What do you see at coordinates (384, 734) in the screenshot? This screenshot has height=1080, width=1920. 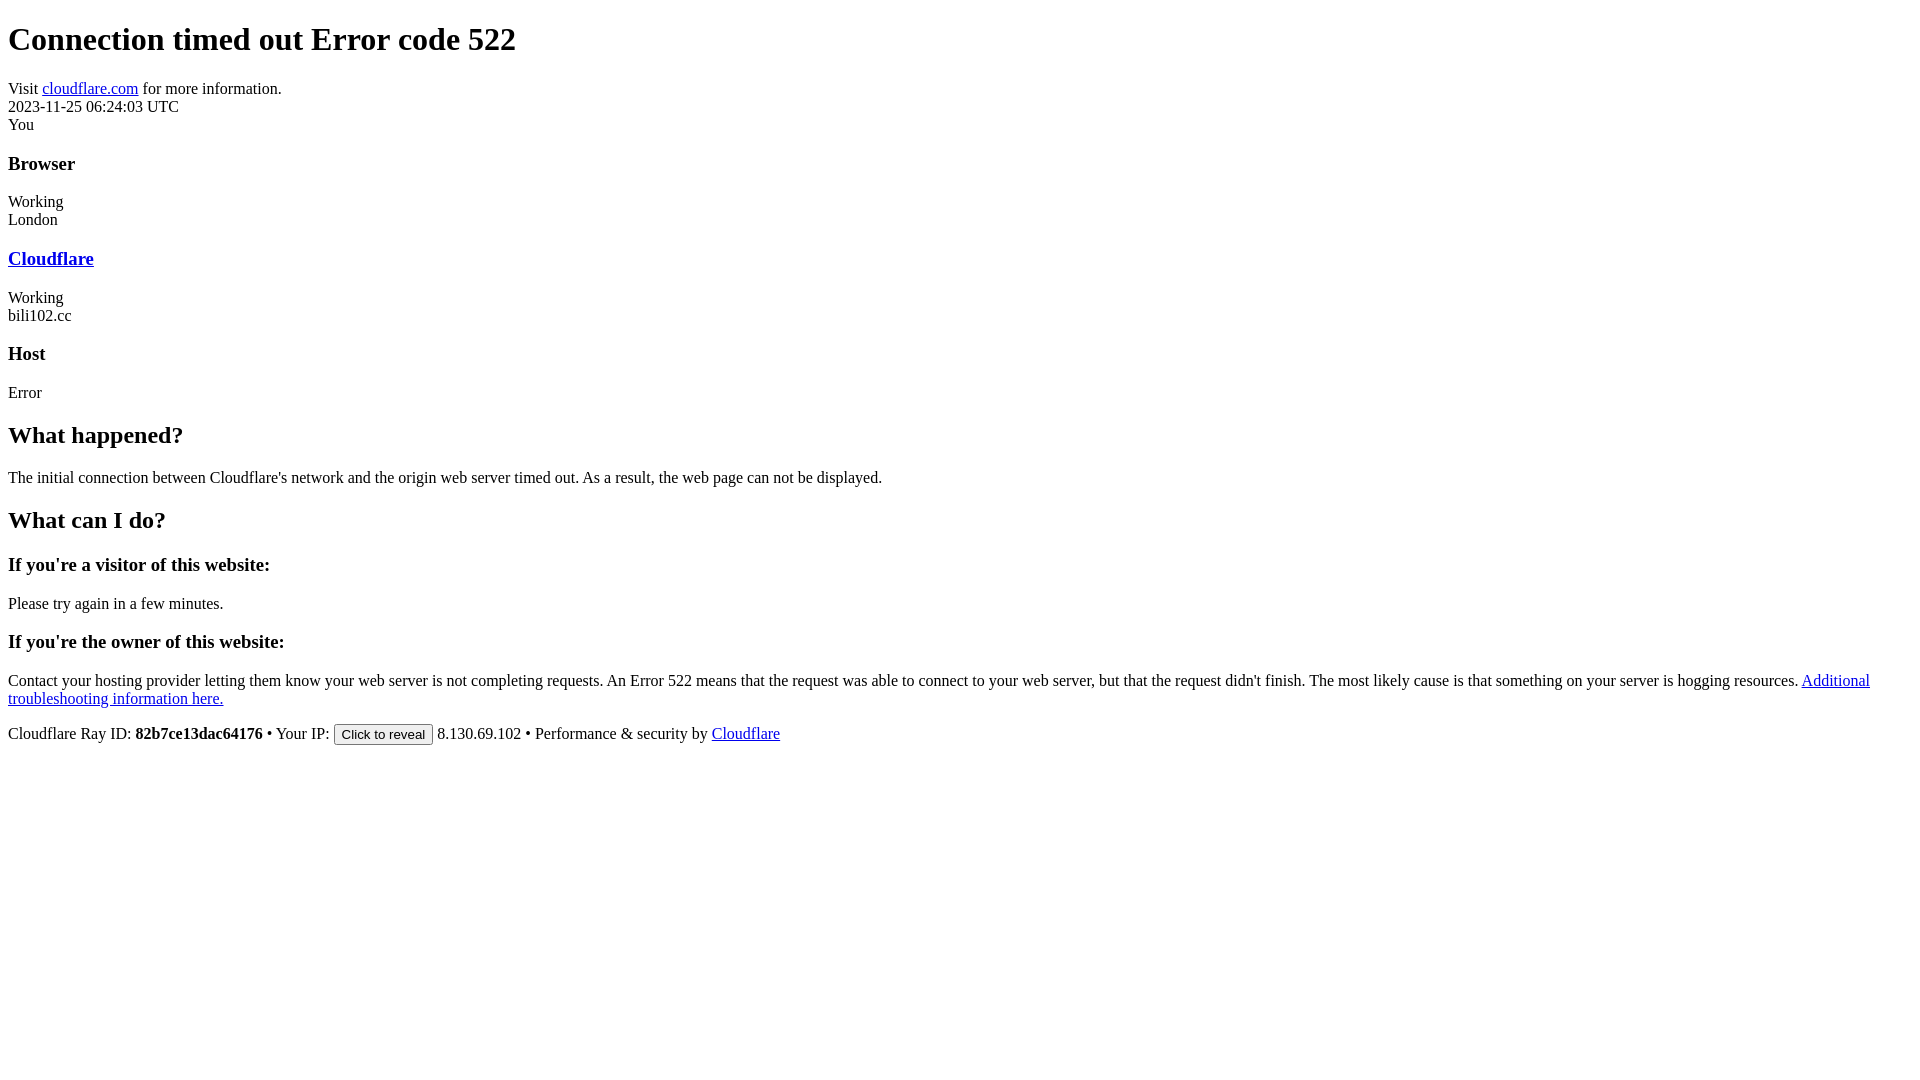 I see `'Click to reveal'` at bounding box center [384, 734].